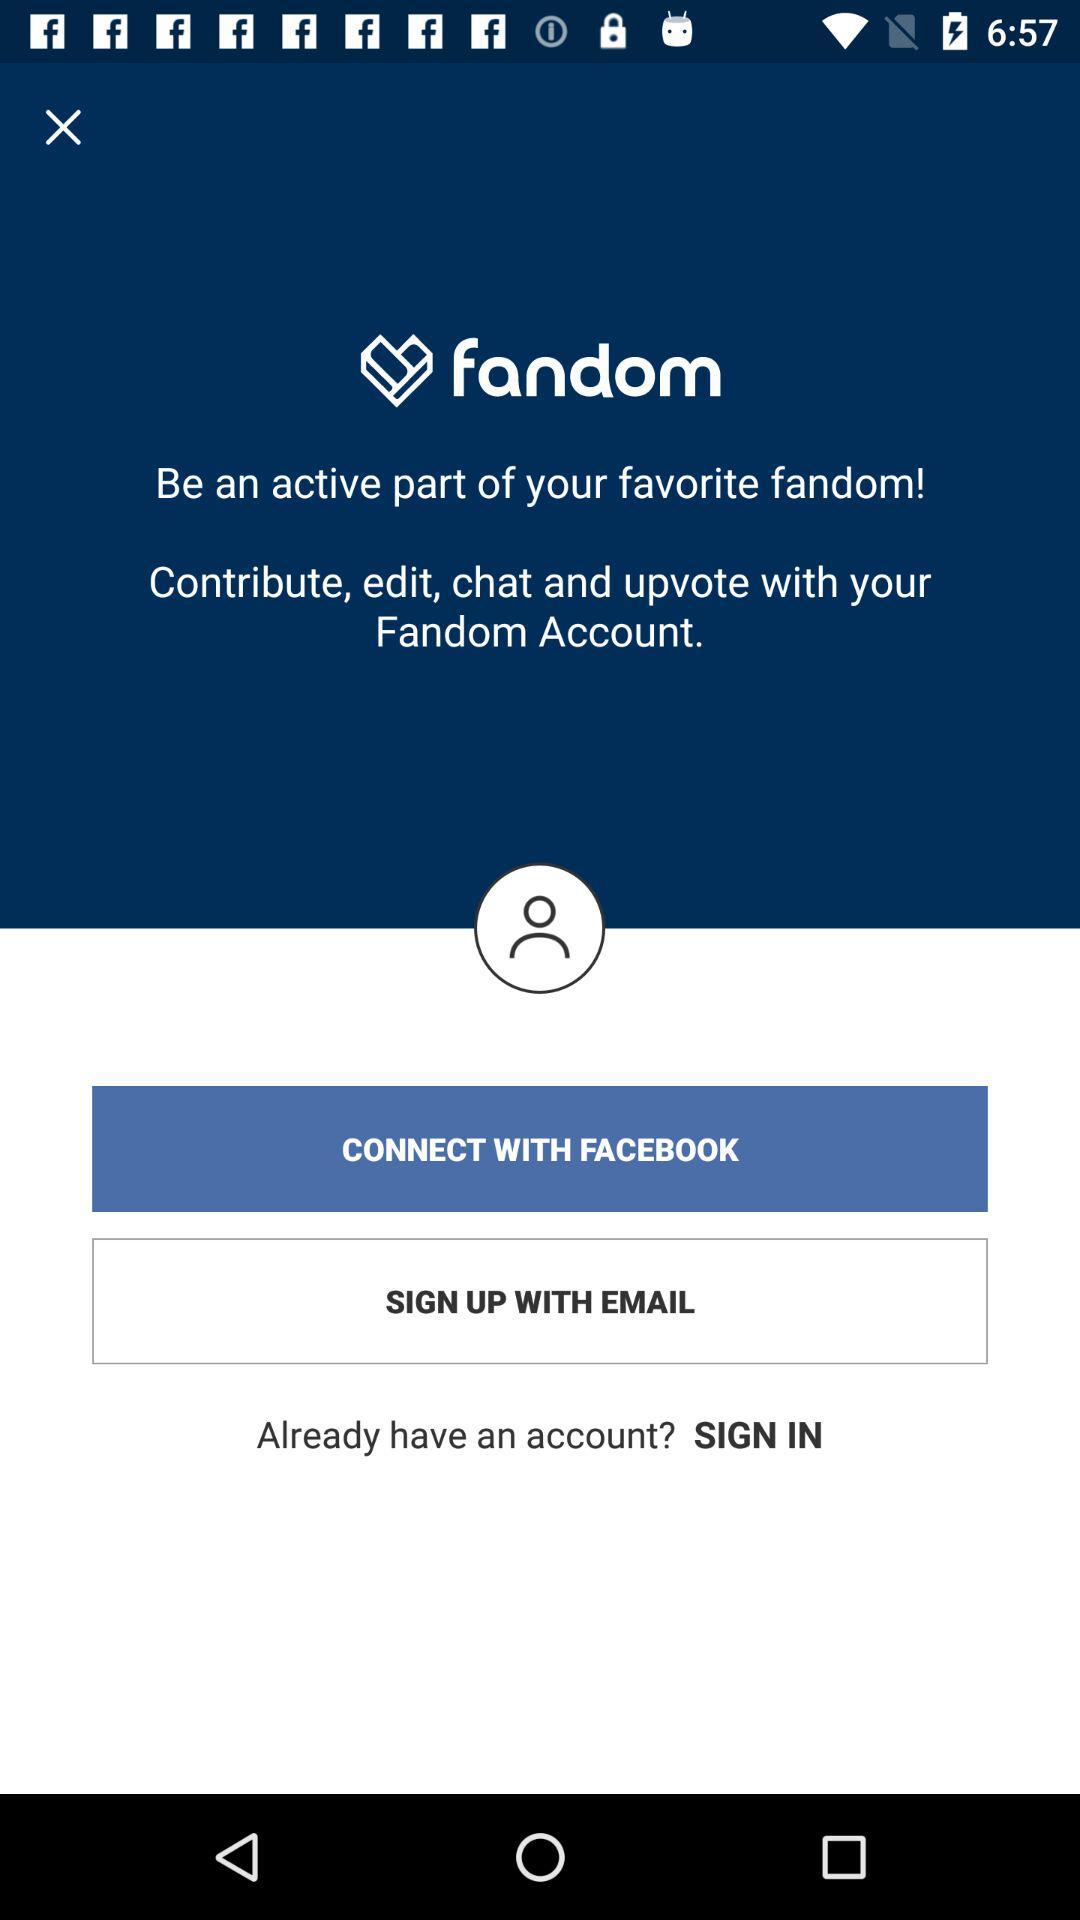  What do you see at coordinates (62, 125) in the screenshot?
I see `icon at the top left corner` at bounding box center [62, 125].